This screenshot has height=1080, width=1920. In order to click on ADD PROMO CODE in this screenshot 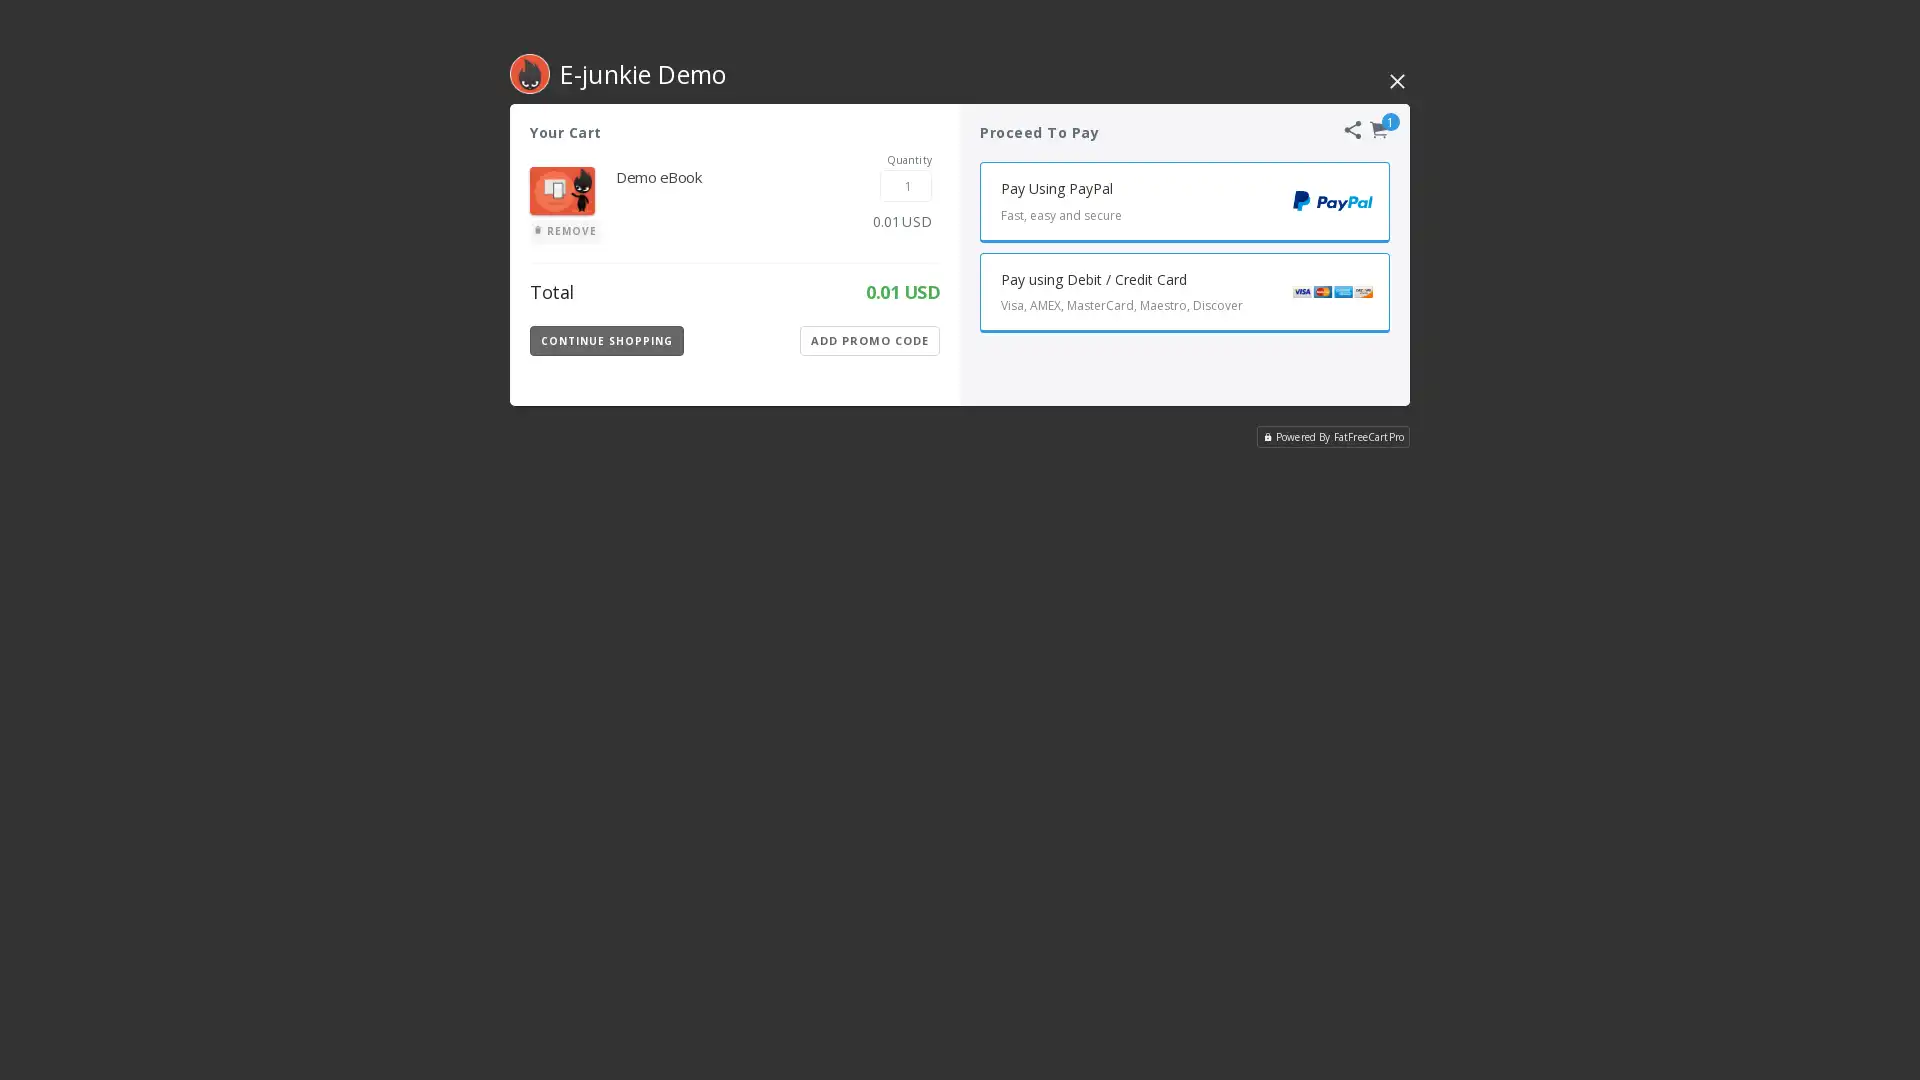, I will do `click(869, 339)`.